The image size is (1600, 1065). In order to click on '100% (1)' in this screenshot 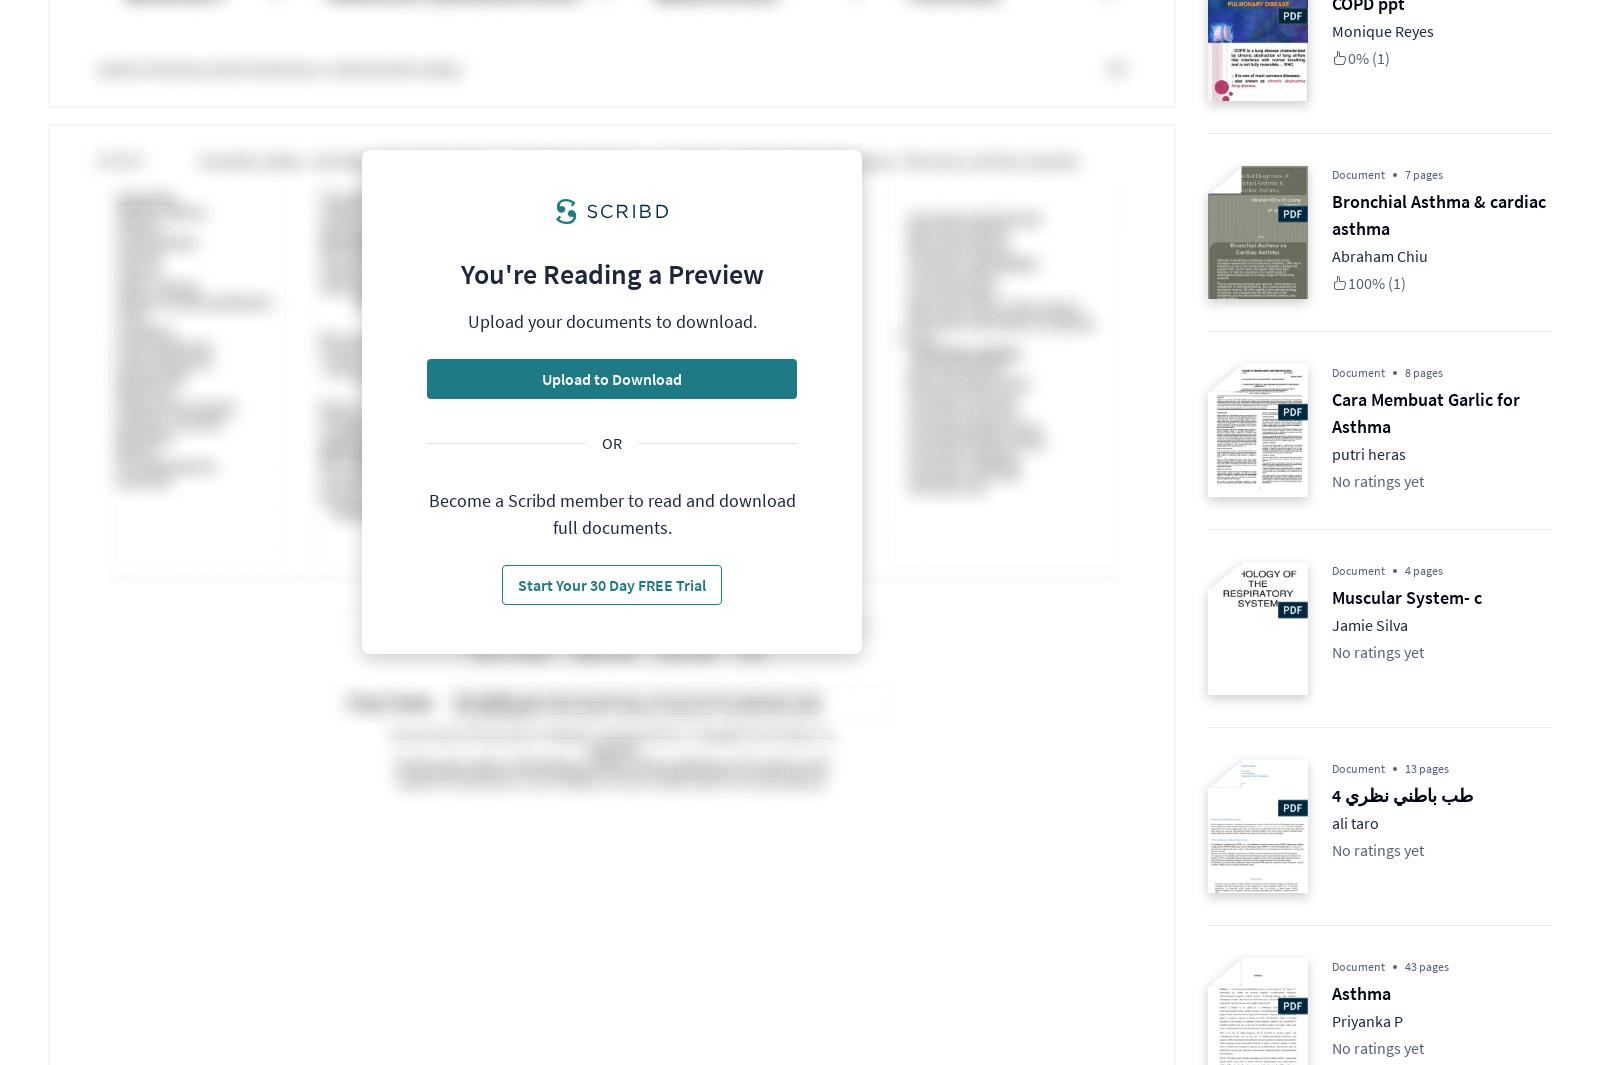, I will do `click(1347, 281)`.